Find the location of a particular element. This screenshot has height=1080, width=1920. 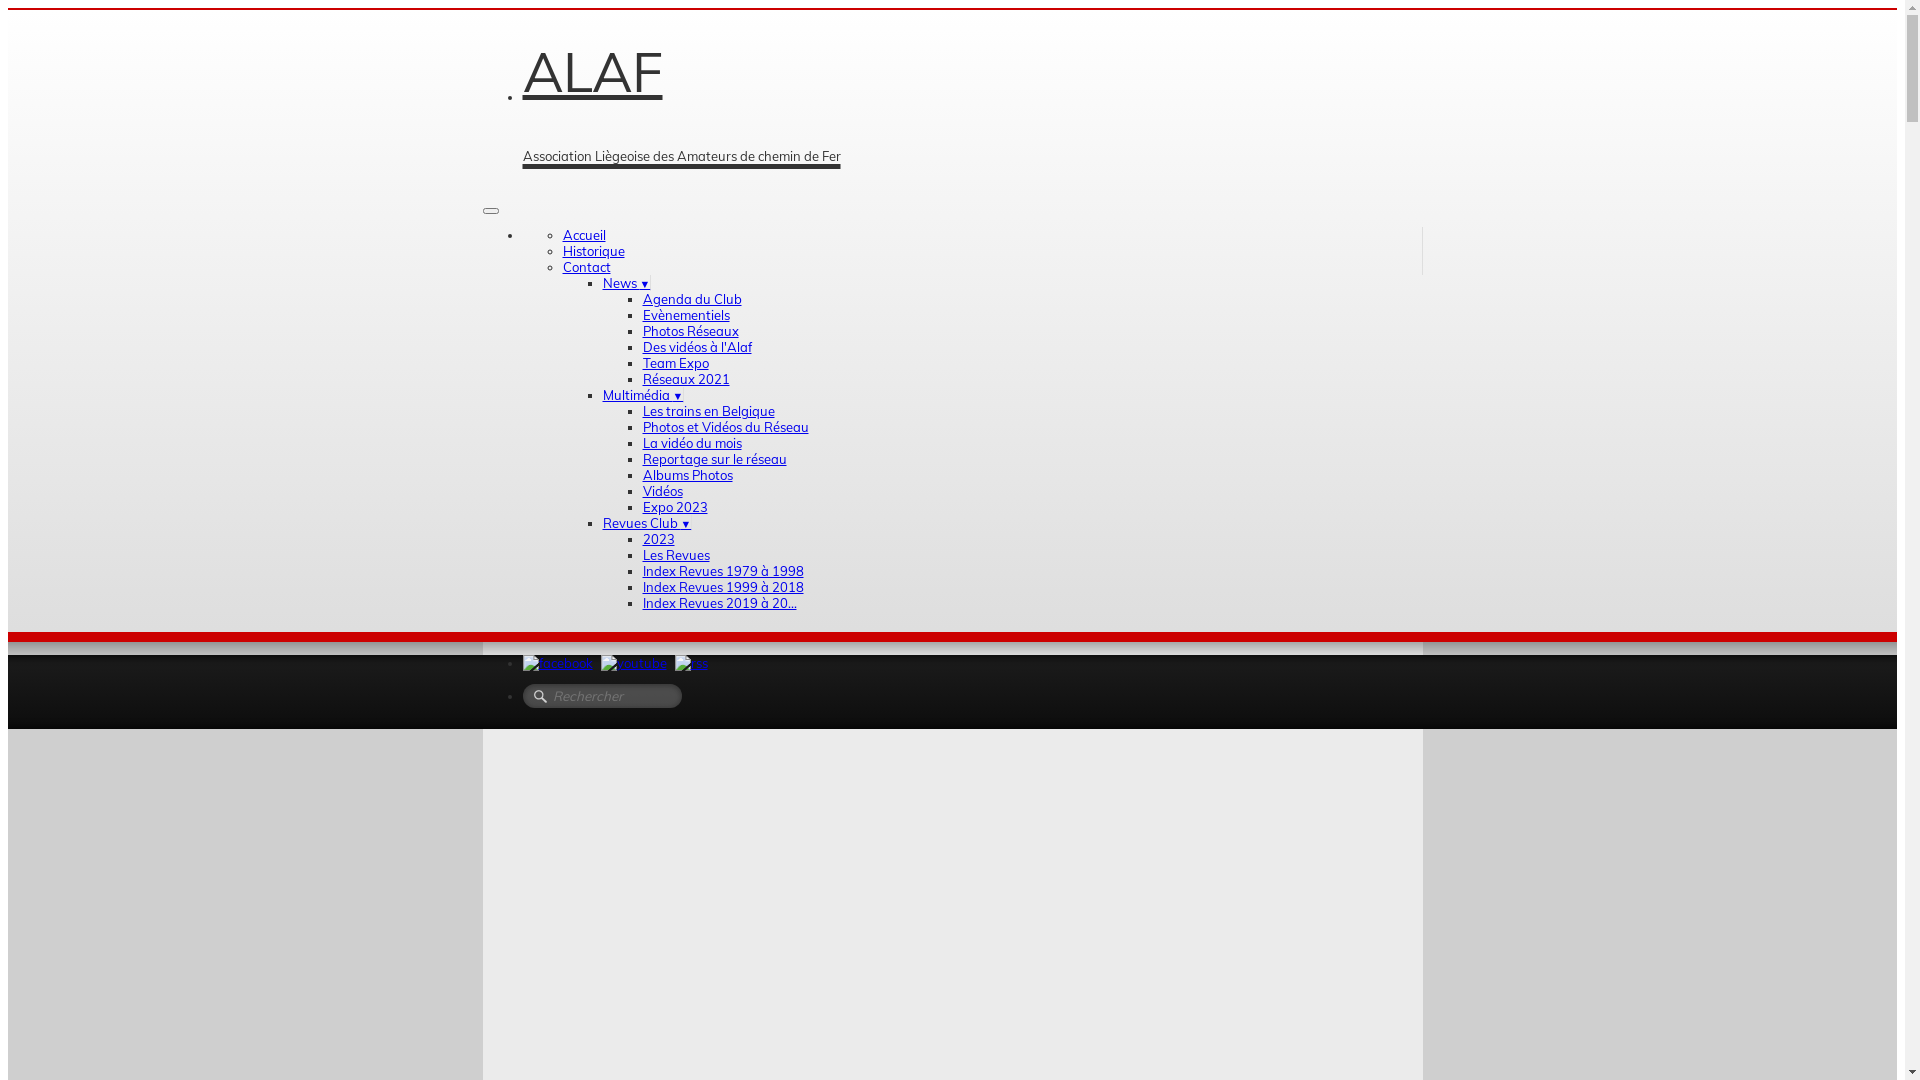

'Agenda du Club' is located at coordinates (691, 299).